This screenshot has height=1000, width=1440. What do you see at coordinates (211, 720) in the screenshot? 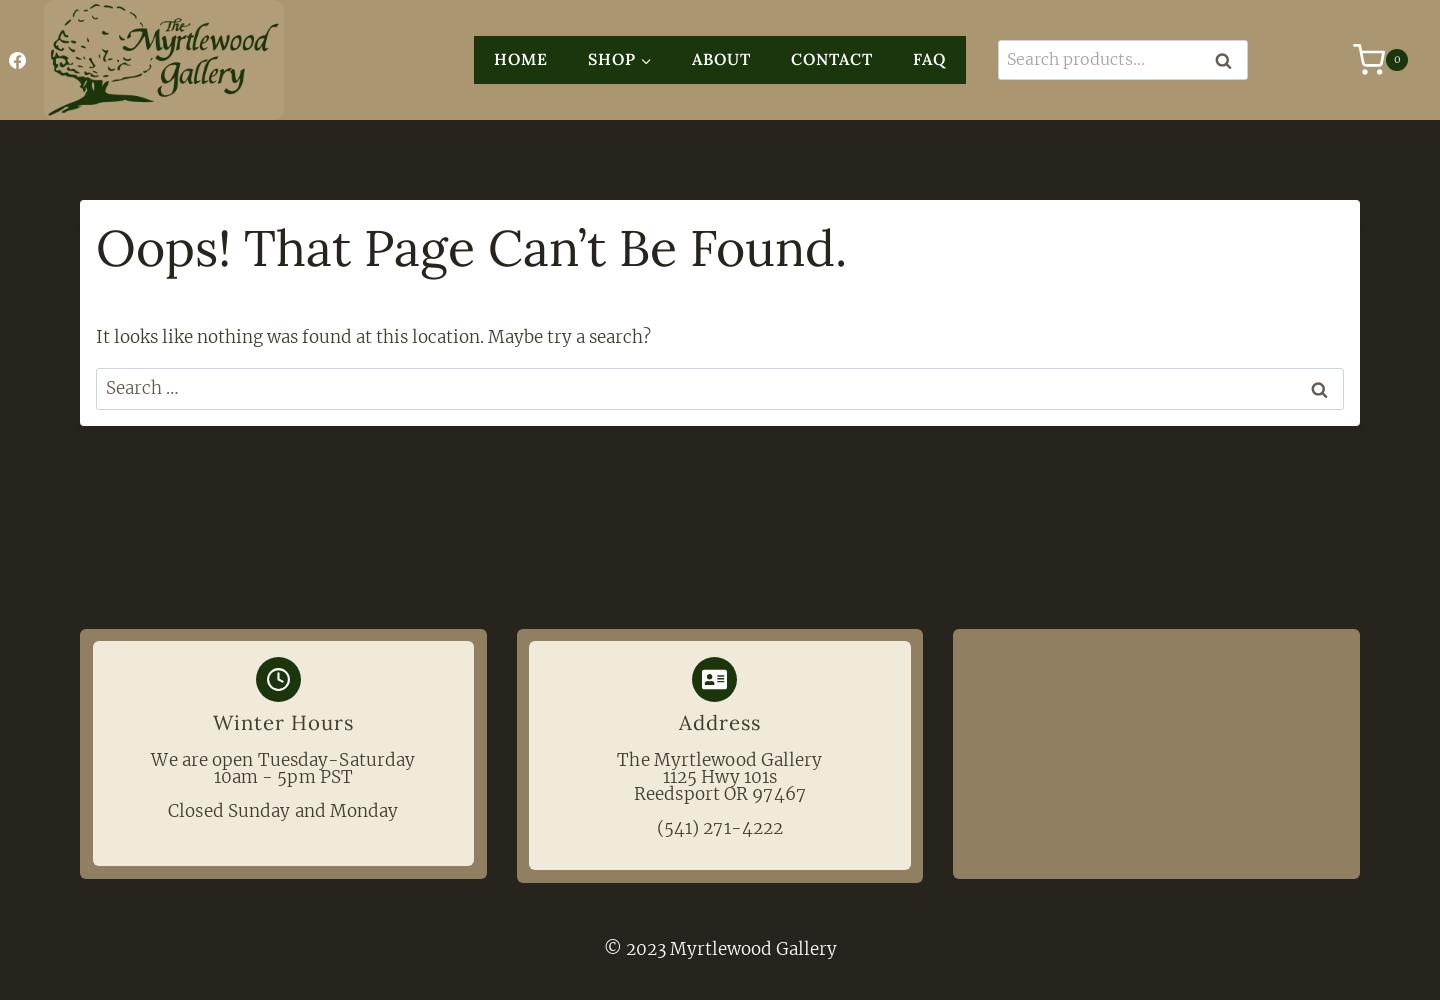
I see `'Winter Hours'` at bounding box center [211, 720].